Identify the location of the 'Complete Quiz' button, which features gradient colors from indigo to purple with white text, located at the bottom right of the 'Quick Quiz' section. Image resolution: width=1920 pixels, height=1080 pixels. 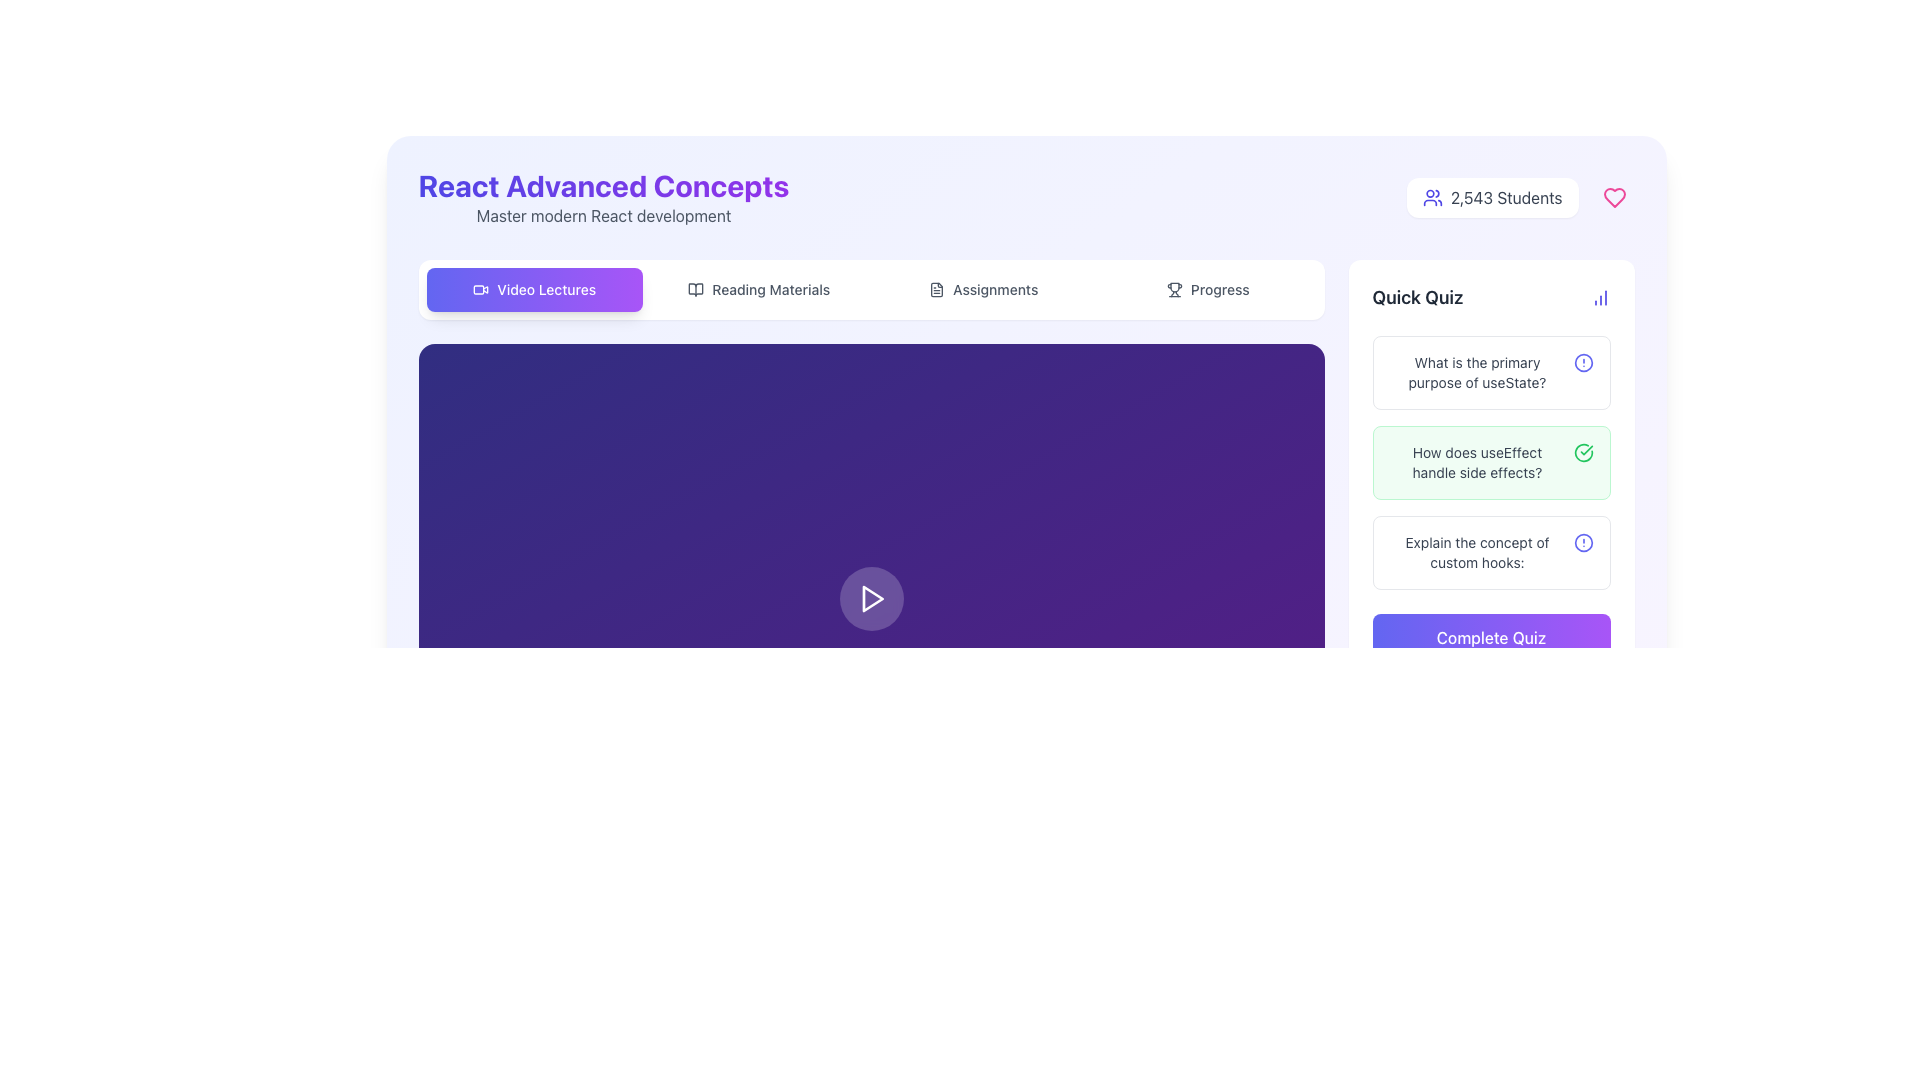
(1491, 637).